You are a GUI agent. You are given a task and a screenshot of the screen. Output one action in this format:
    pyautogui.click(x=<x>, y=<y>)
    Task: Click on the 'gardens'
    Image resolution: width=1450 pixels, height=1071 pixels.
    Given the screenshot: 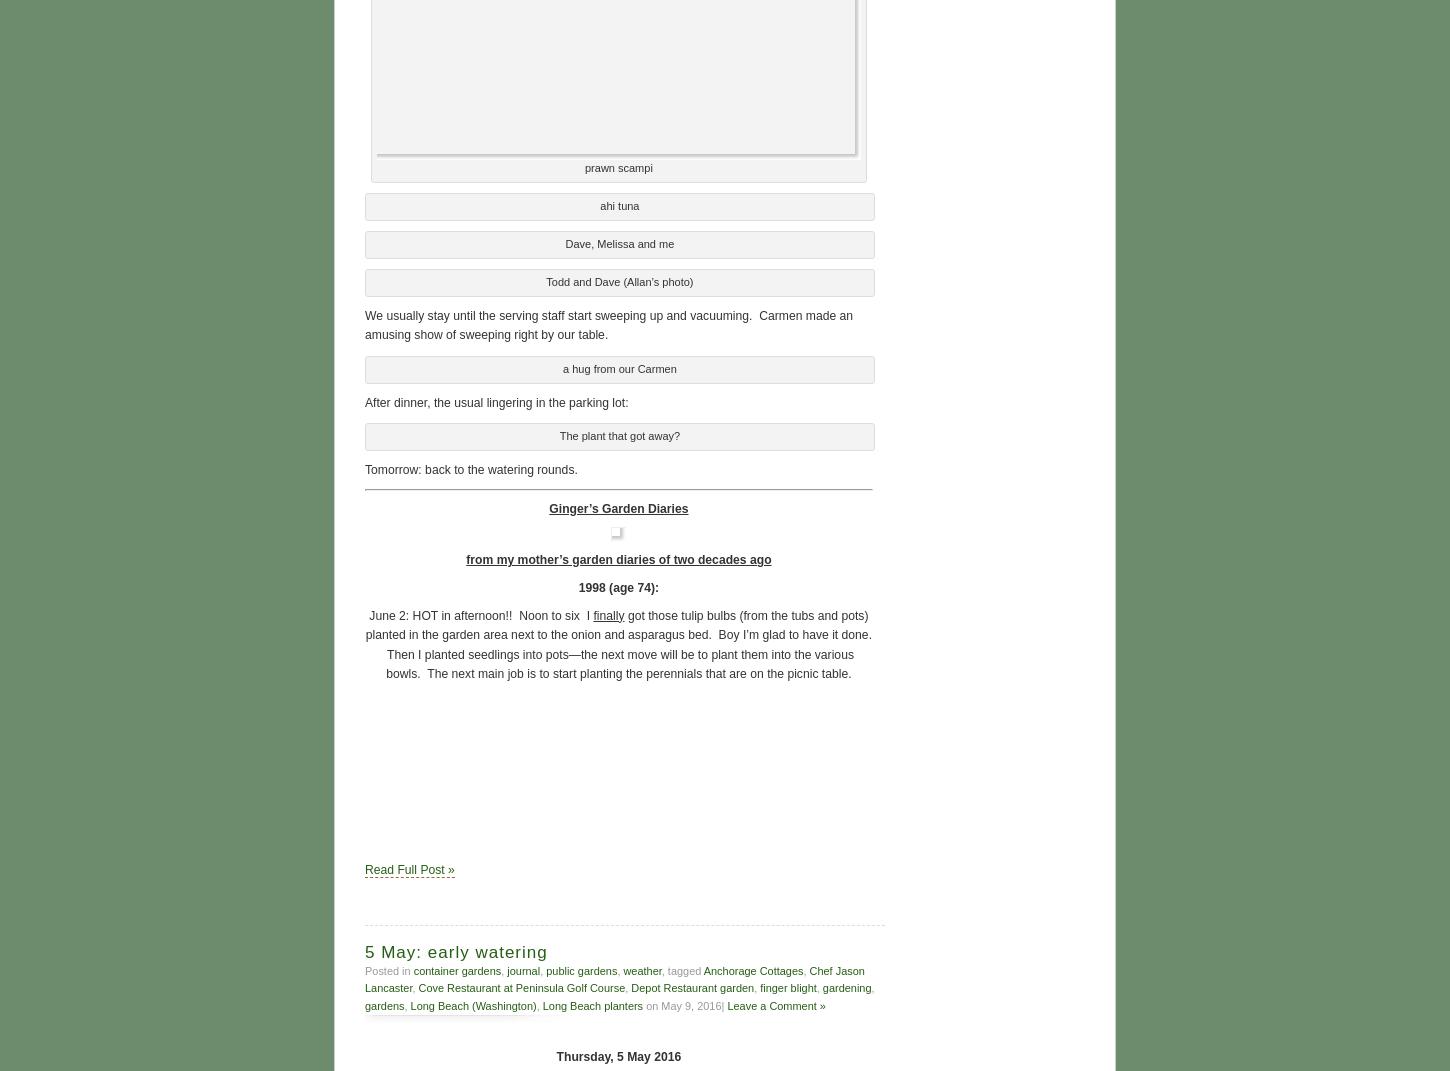 What is the action you would take?
    pyautogui.click(x=383, y=1002)
    